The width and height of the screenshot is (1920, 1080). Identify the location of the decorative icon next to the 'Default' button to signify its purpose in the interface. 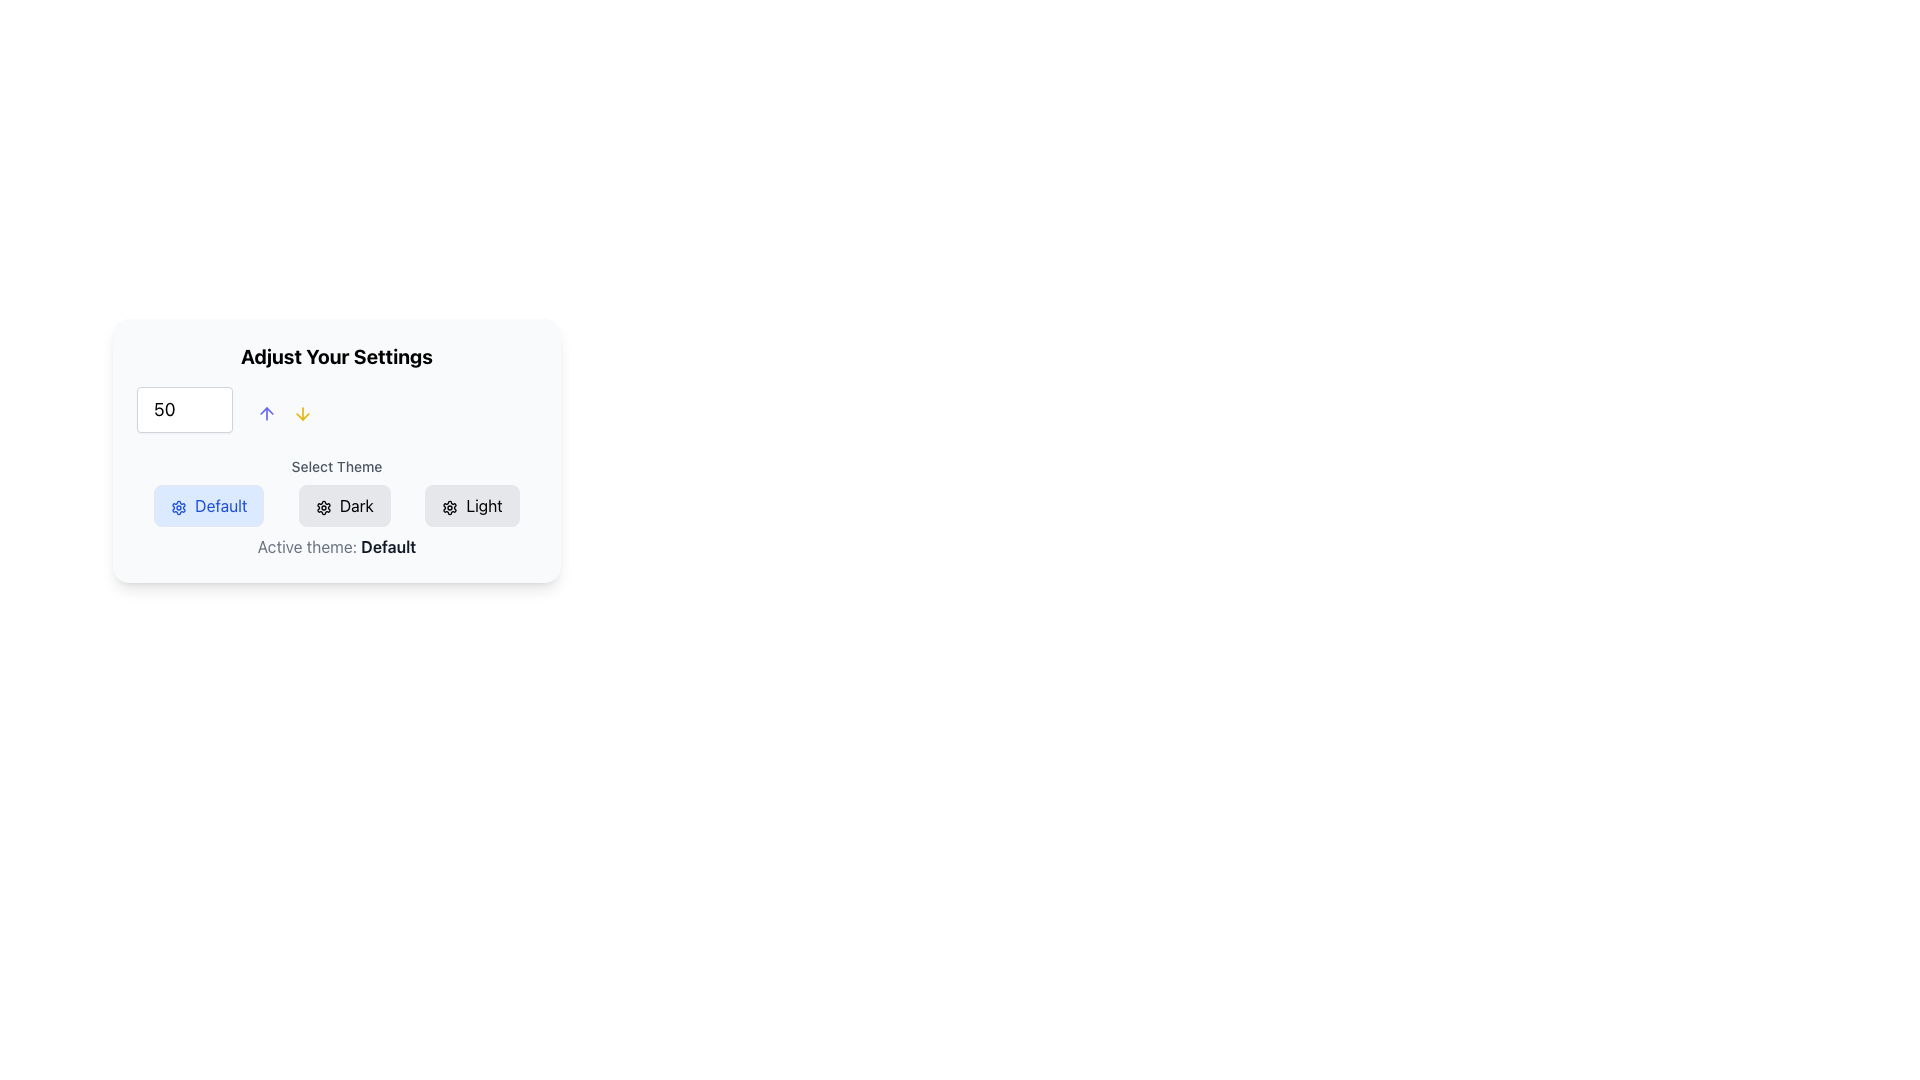
(179, 506).